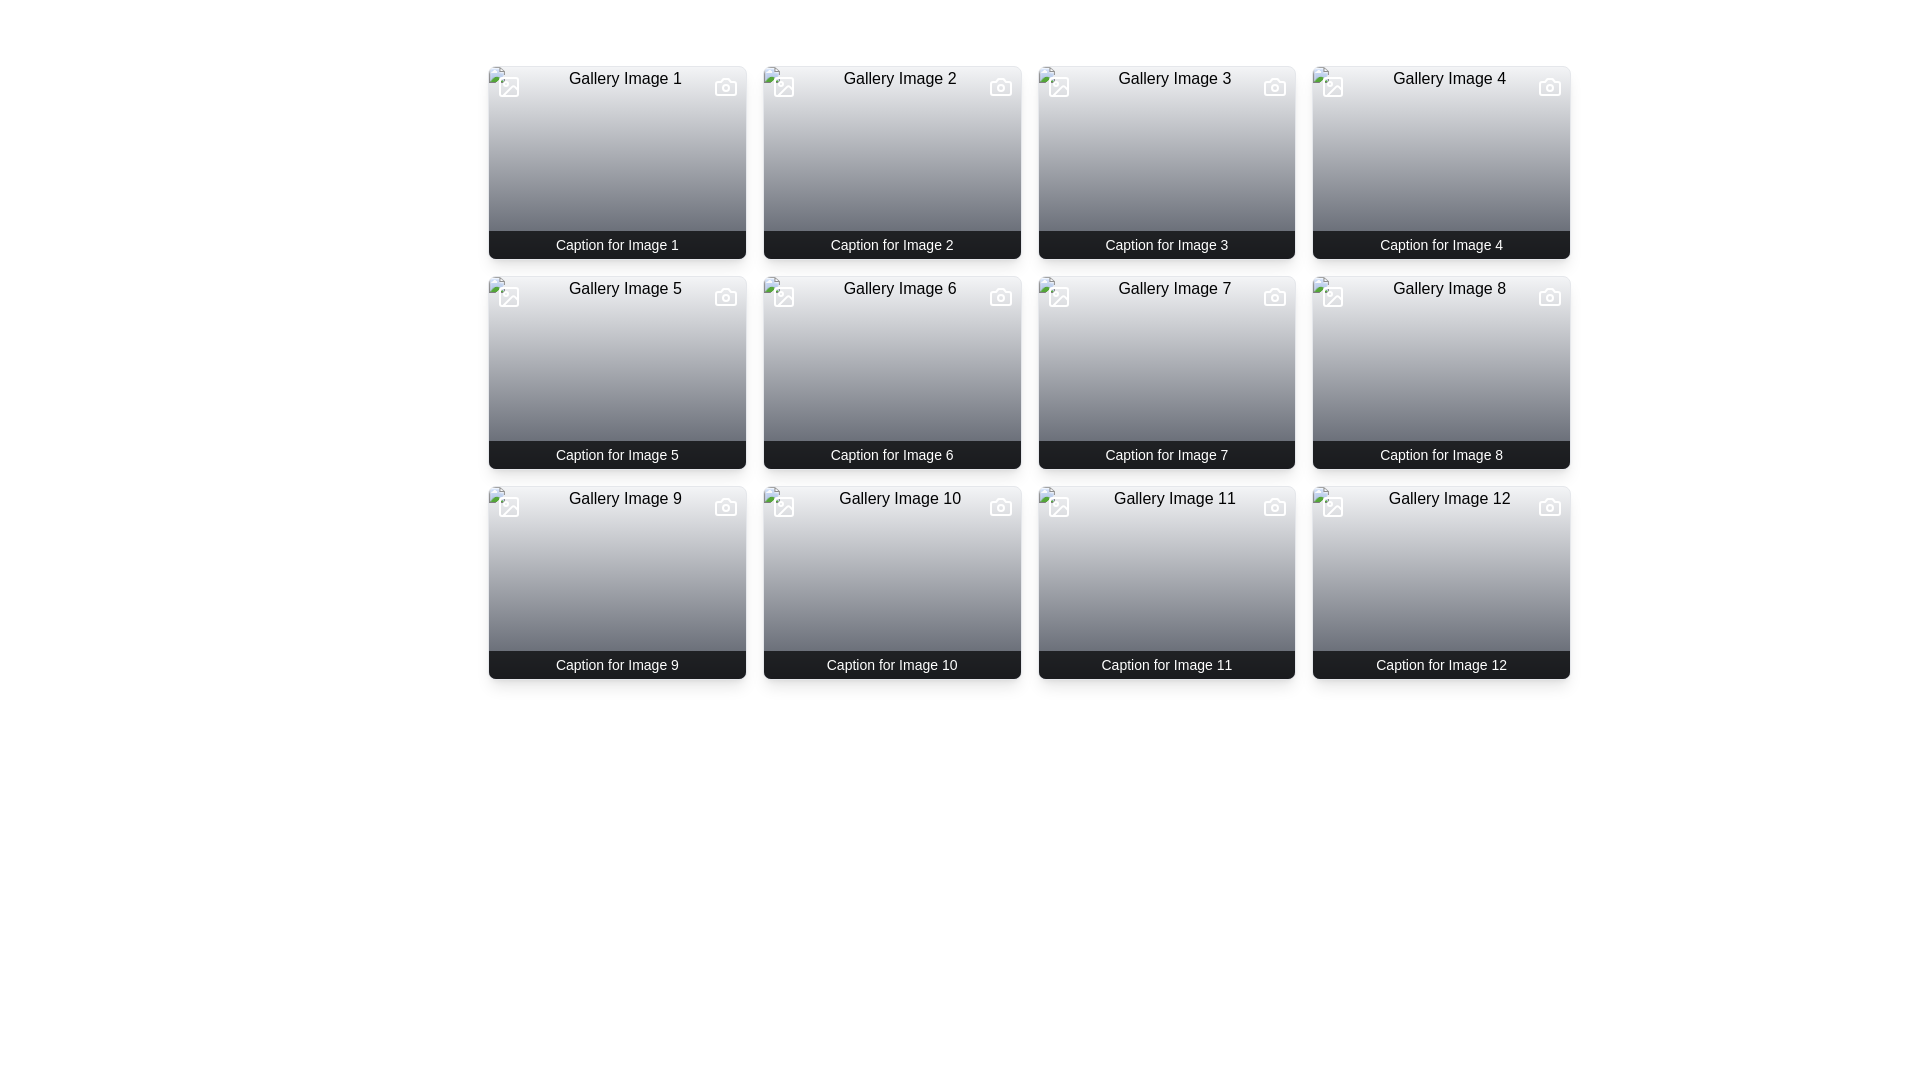  Describe the element at coordinates (724, 505) in the screenshot. I see `the camera icon button located at the top-right corner of the card for 'Caption for Image 9'` at that location.